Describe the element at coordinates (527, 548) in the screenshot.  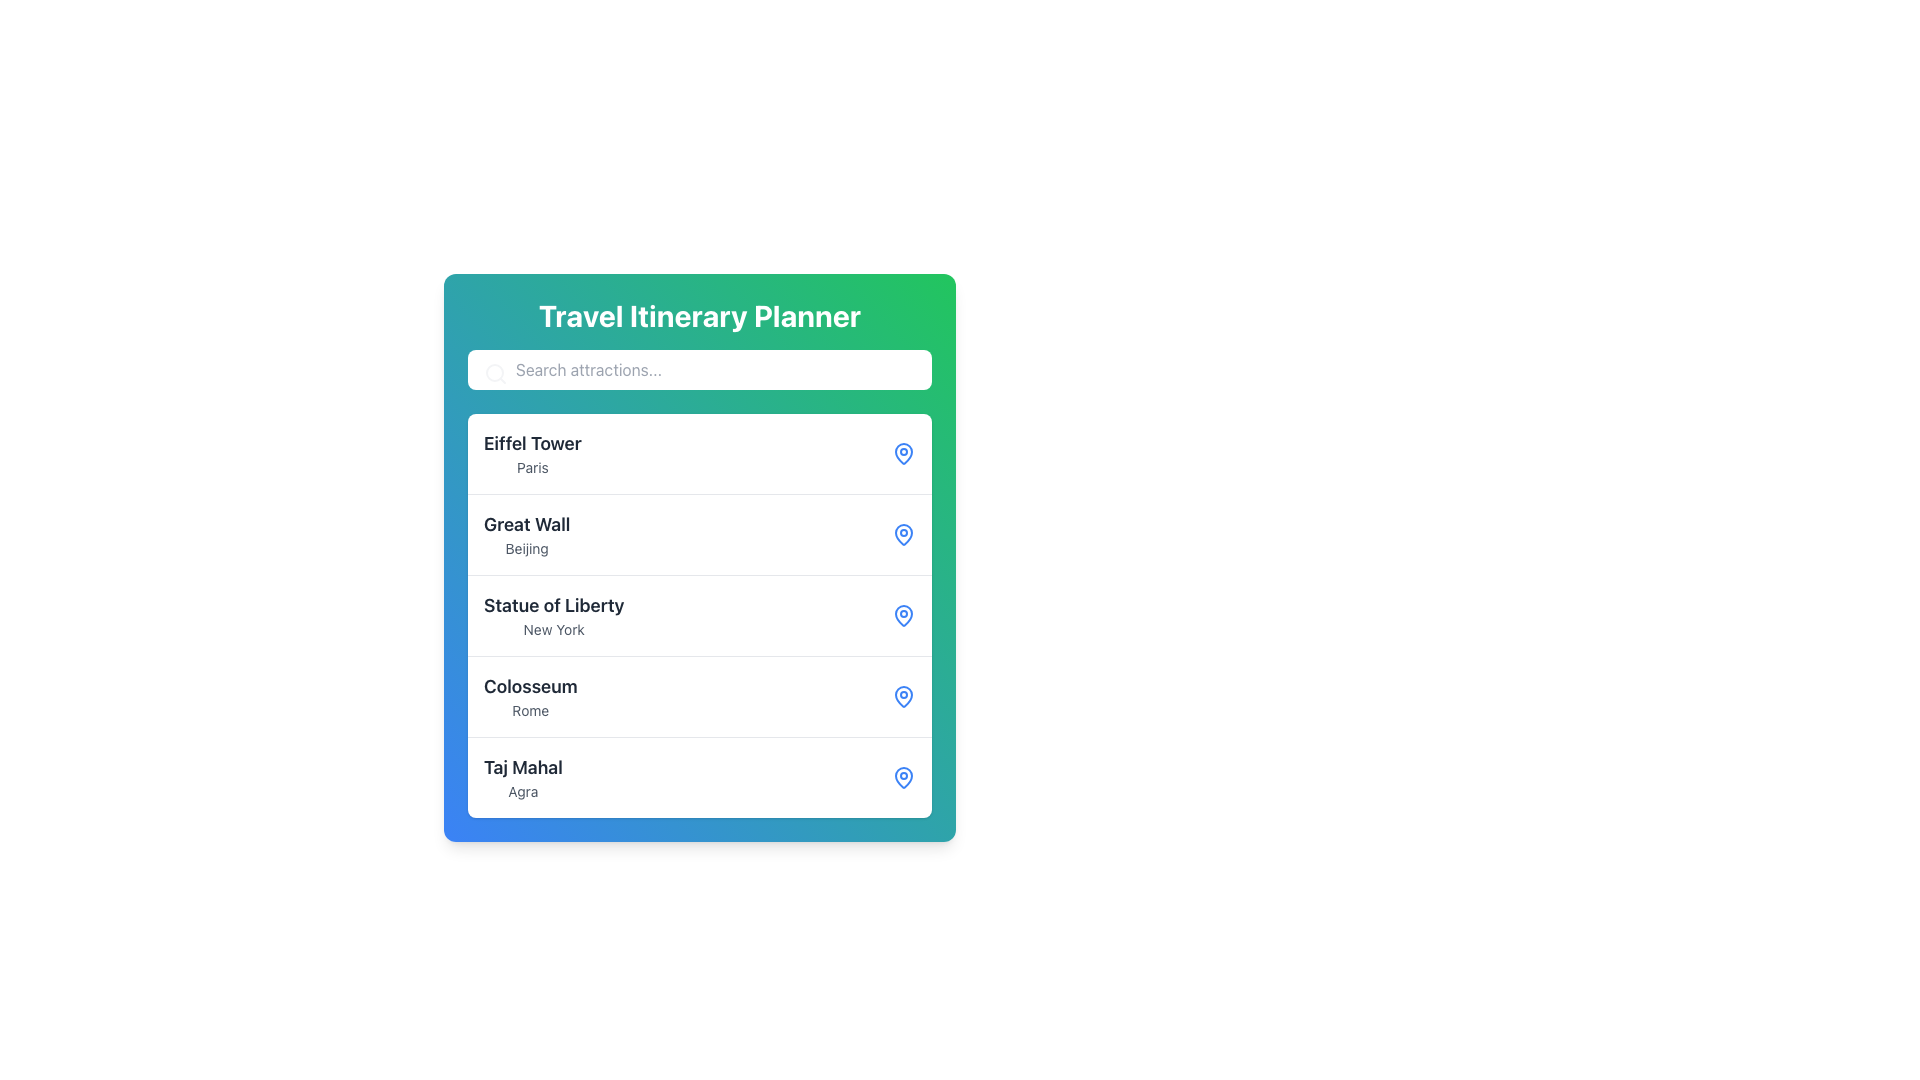
I see `the text label displaying 'Beijing', which is styled in gray and located below 'Great Wall' in the list of attractions` at that location.